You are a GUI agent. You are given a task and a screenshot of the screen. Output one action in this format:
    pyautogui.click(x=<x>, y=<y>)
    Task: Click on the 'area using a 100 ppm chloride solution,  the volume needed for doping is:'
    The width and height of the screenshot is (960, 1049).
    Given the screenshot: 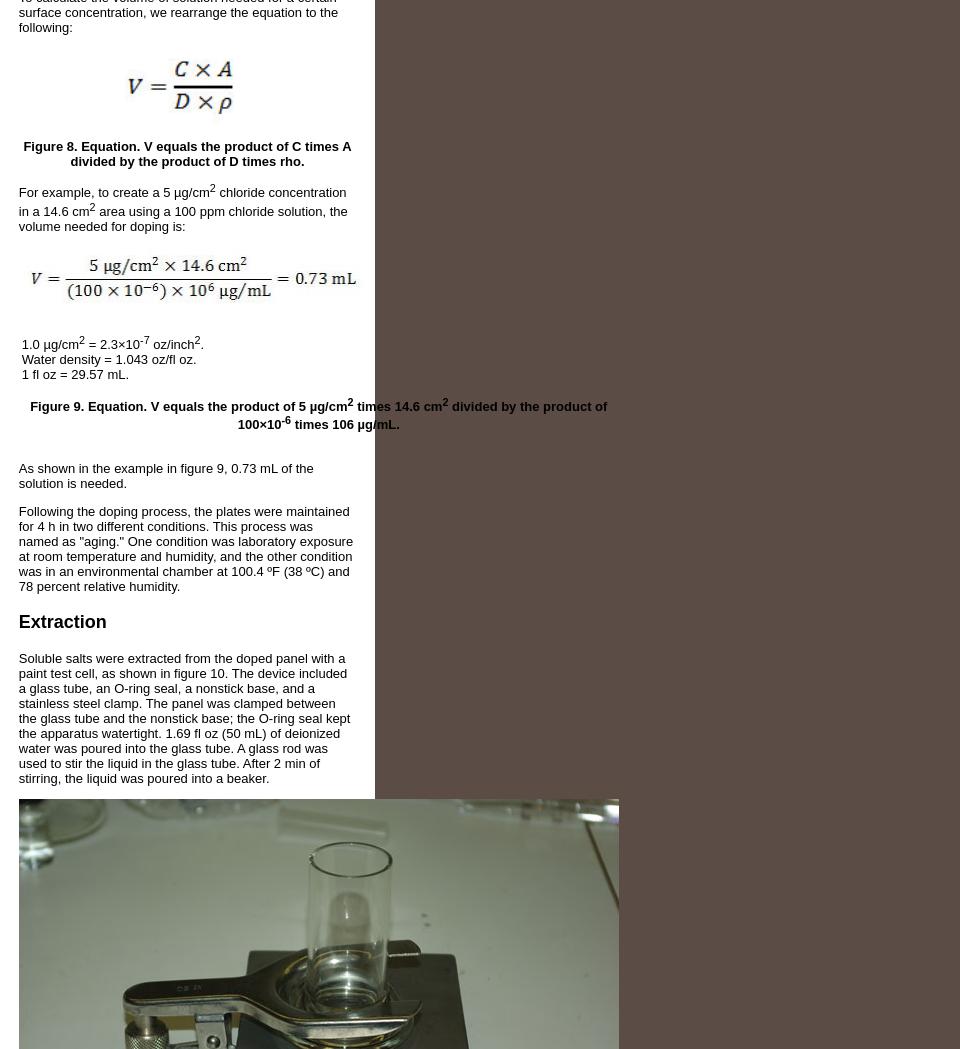 What is the action you would take?
    pyautogui.click(x=182, y=219)
    